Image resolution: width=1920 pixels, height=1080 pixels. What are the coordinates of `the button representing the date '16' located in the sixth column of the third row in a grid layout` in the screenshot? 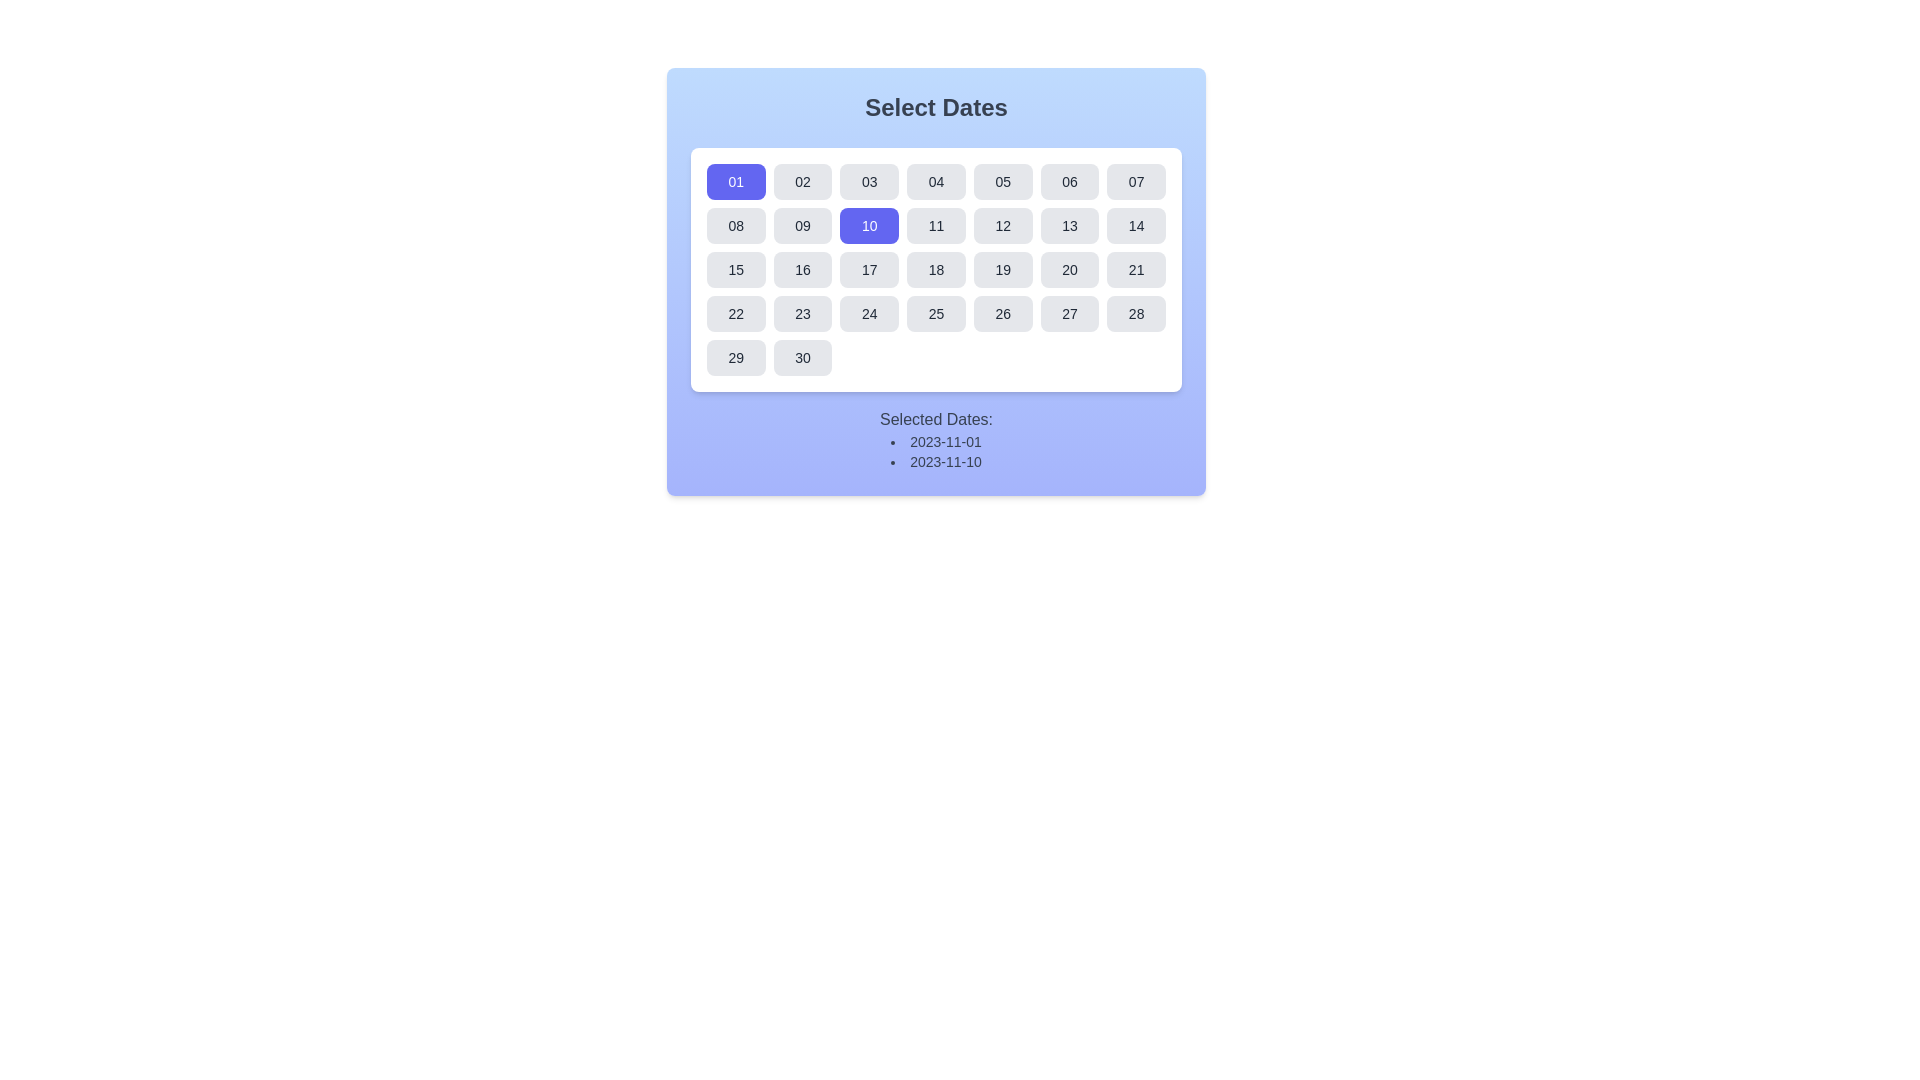 It's located at (803, 270).